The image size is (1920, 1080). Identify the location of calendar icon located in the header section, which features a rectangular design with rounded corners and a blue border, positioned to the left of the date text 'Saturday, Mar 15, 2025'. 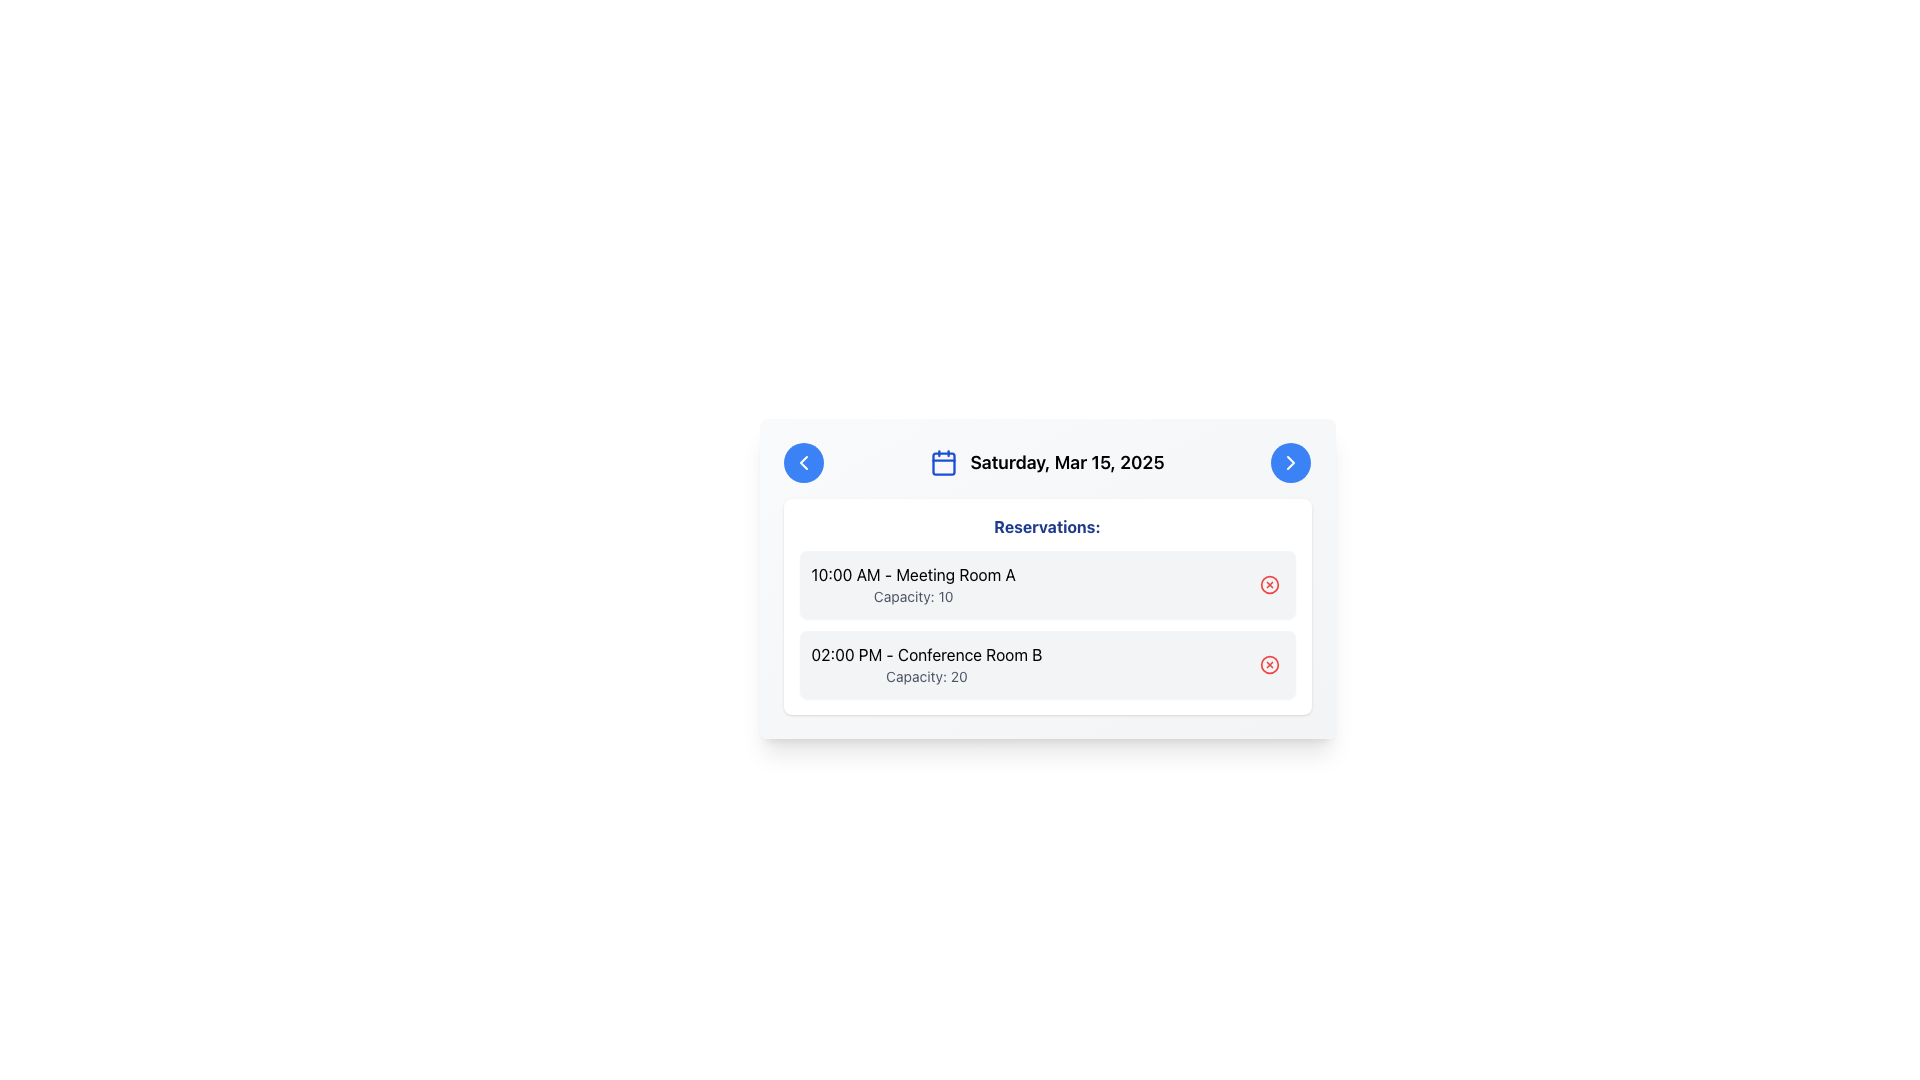
(943, 462).